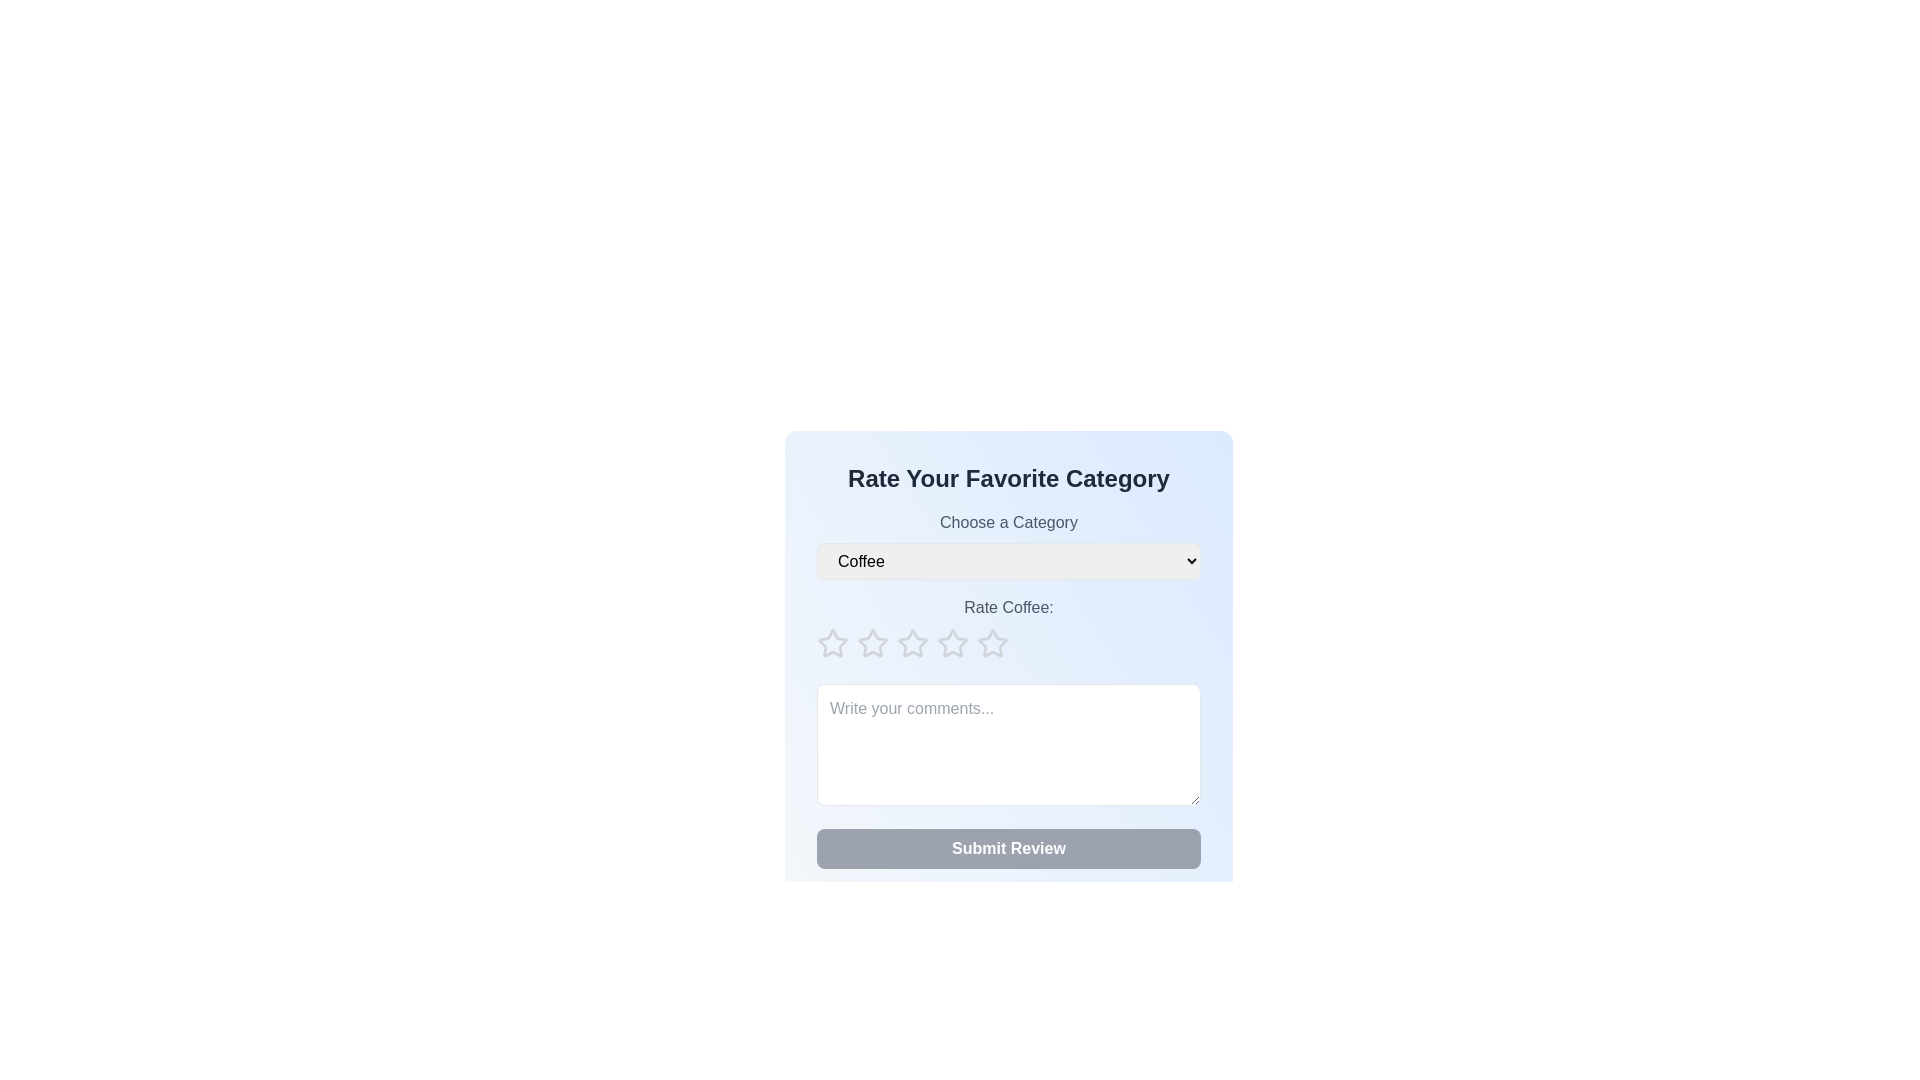 This screenshot has height=1080, width=1920. I want to click on the first rating star button, so click(833, 643).